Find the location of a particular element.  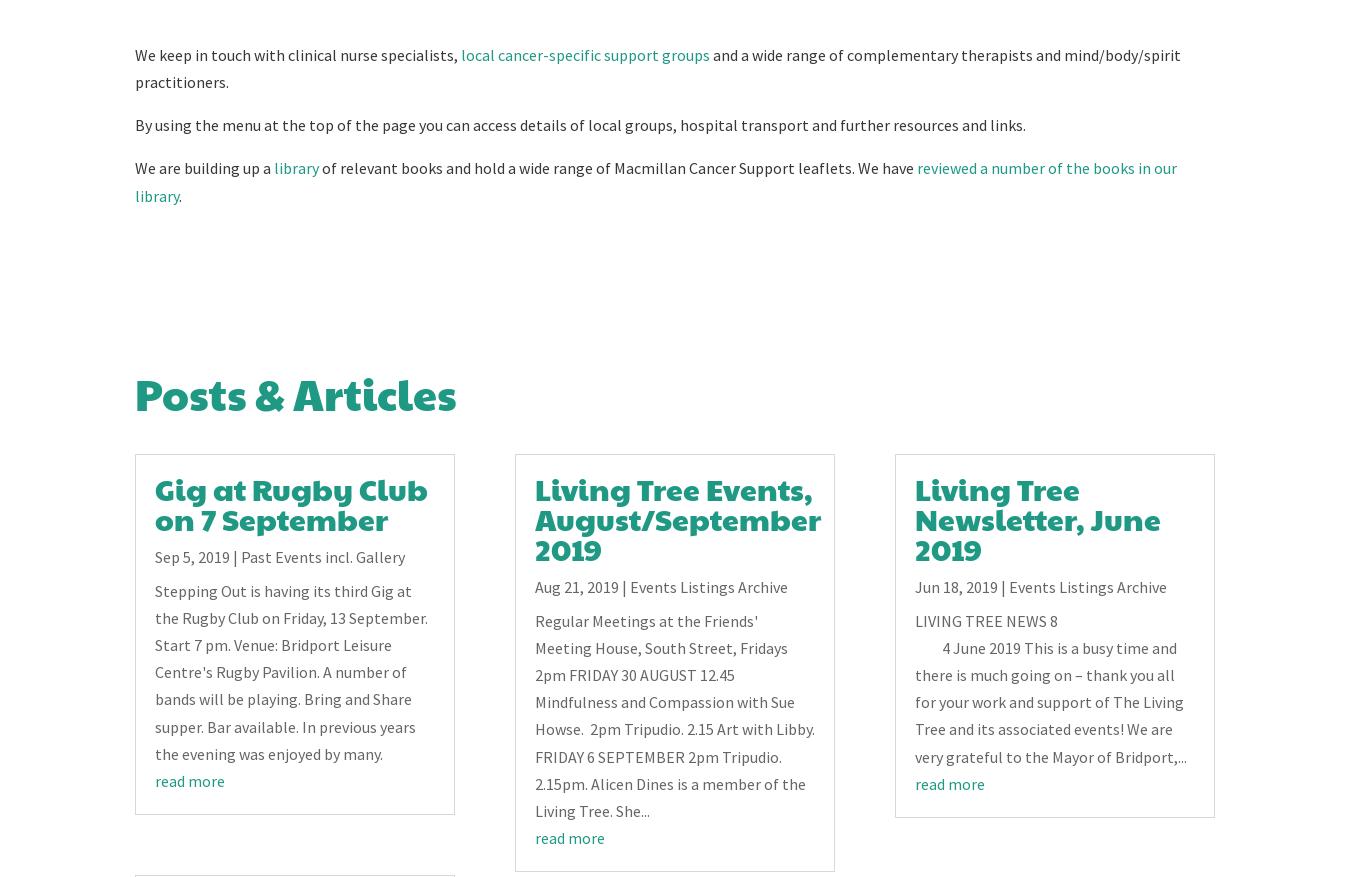

'We keep in touch with clinical nurse specialists,' is located at coordinates (296, 54).